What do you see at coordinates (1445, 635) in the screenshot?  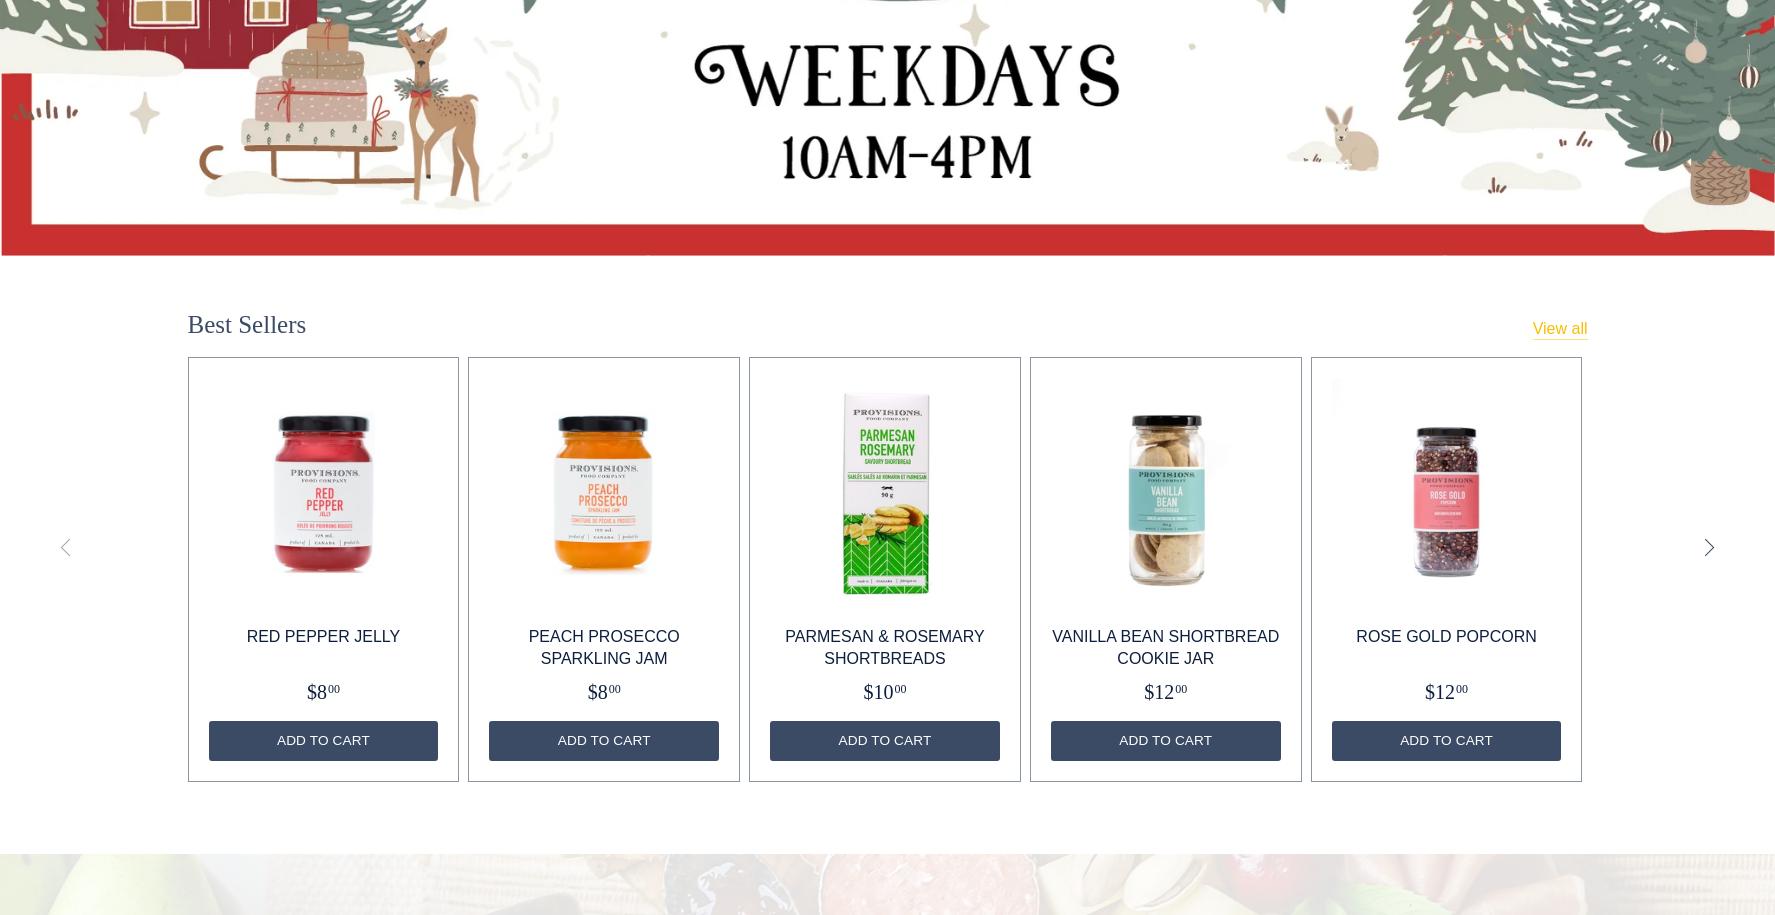 I see `'ROSE GOLD POPCORN'` at bounding box center [1445, 635].